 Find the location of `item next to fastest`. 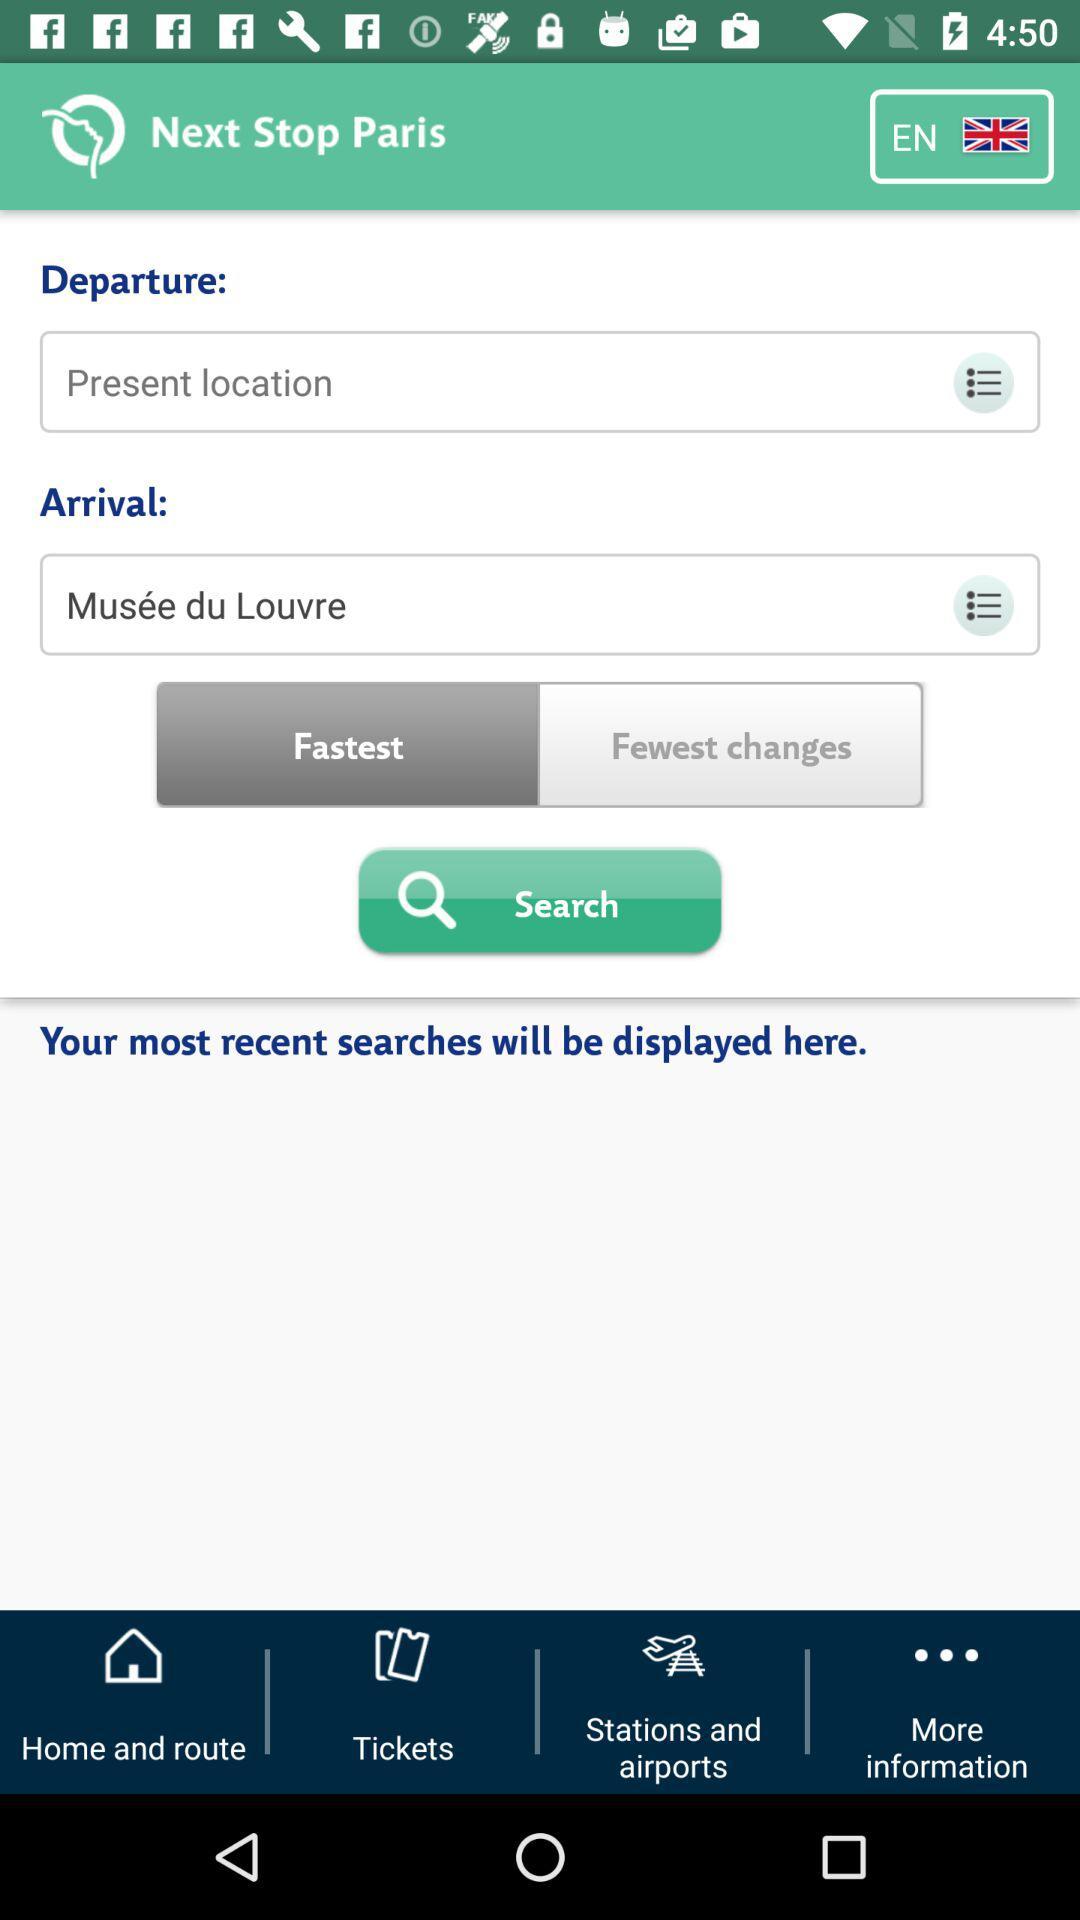

item next to fastest is located at coordinates (731, 743).